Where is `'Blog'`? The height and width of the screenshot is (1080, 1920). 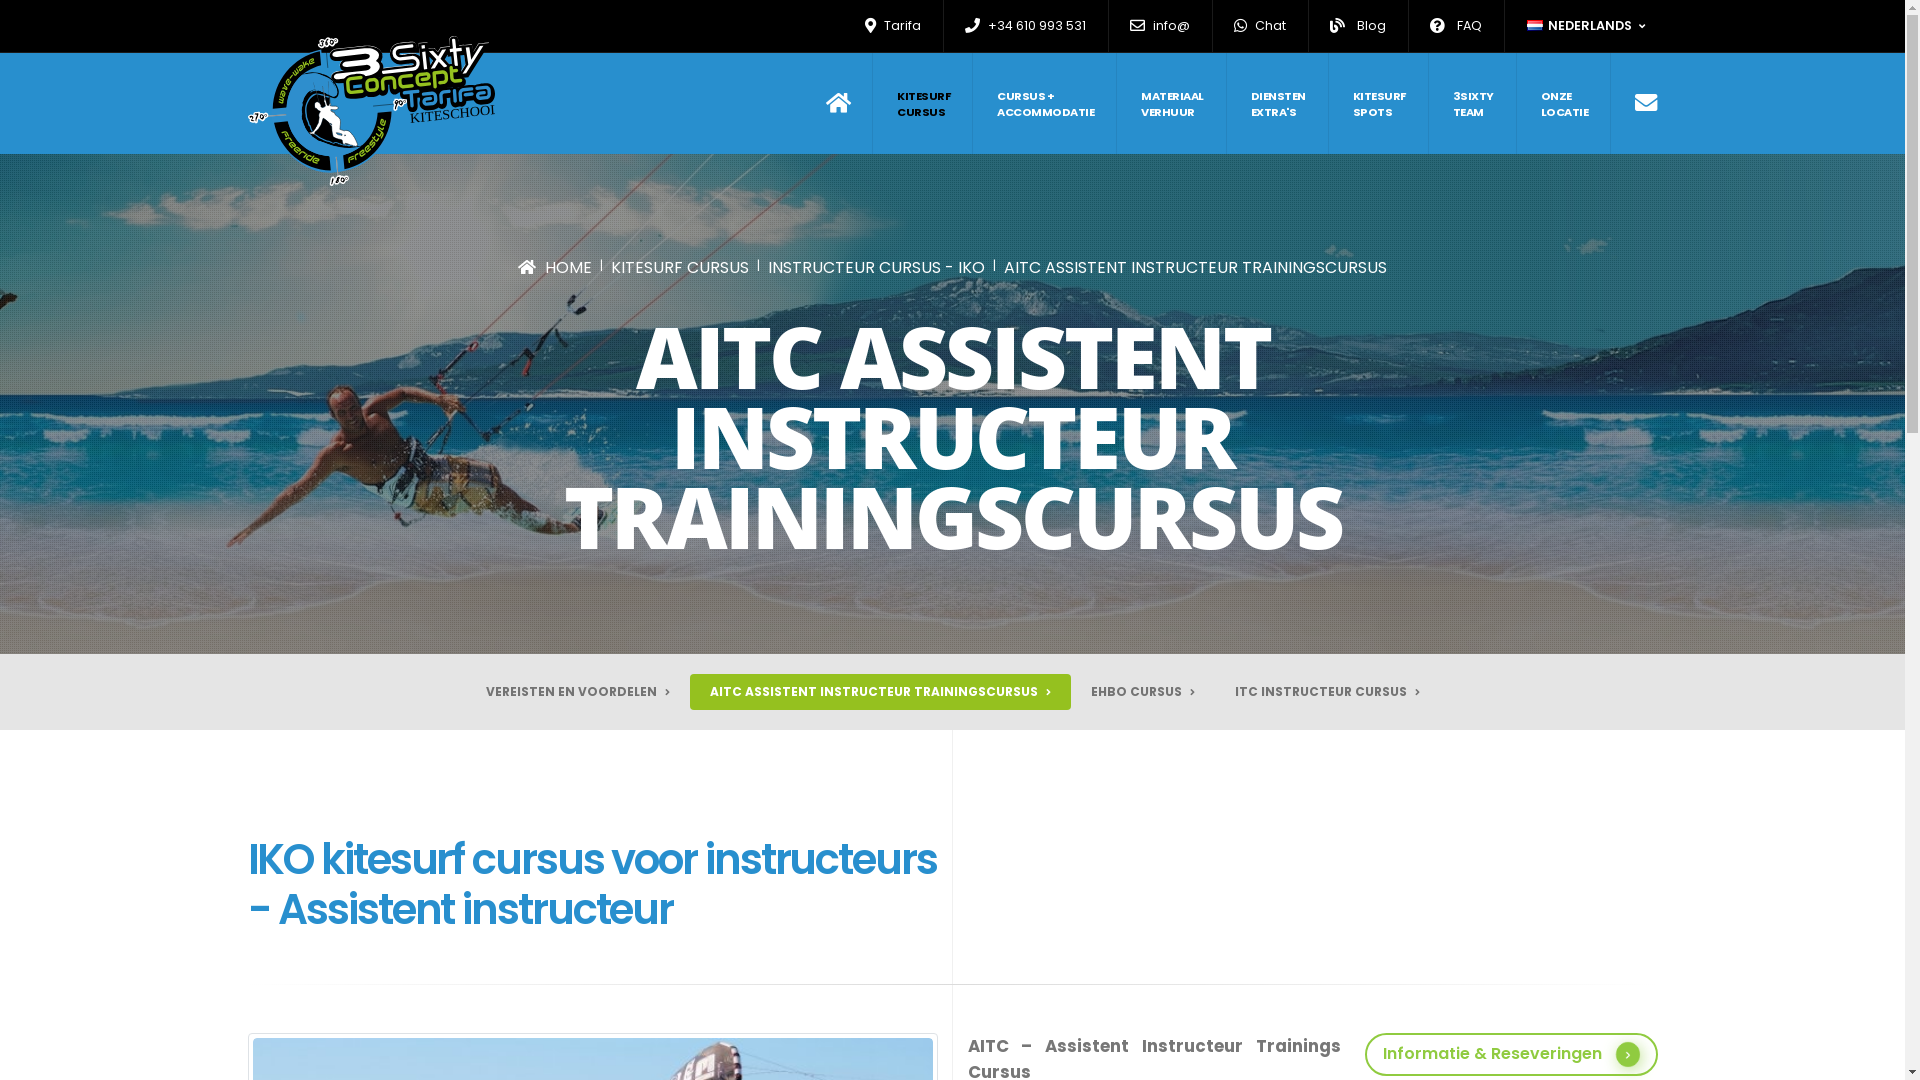 'Blog' is located at coordinates (1357, 26).